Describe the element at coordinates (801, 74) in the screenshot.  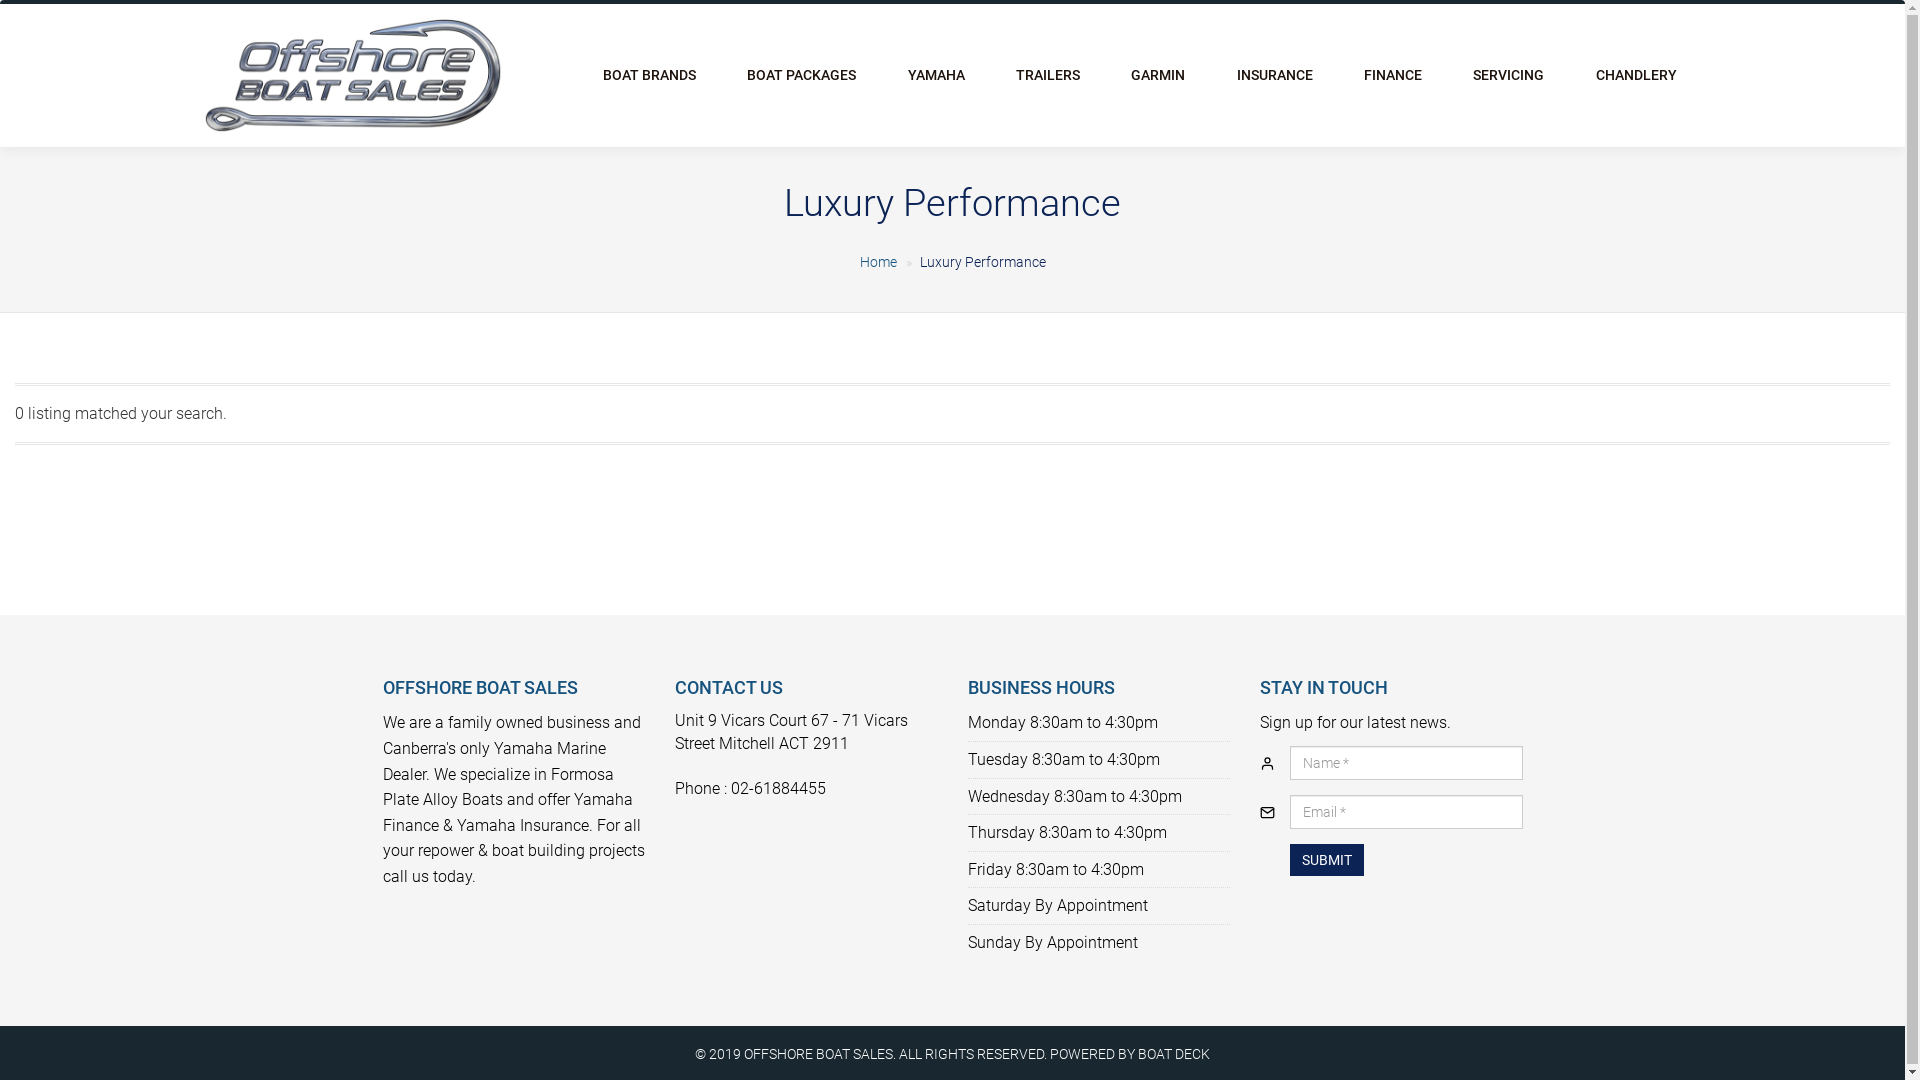
I see `'BOAT PACKAGES'` at that location.